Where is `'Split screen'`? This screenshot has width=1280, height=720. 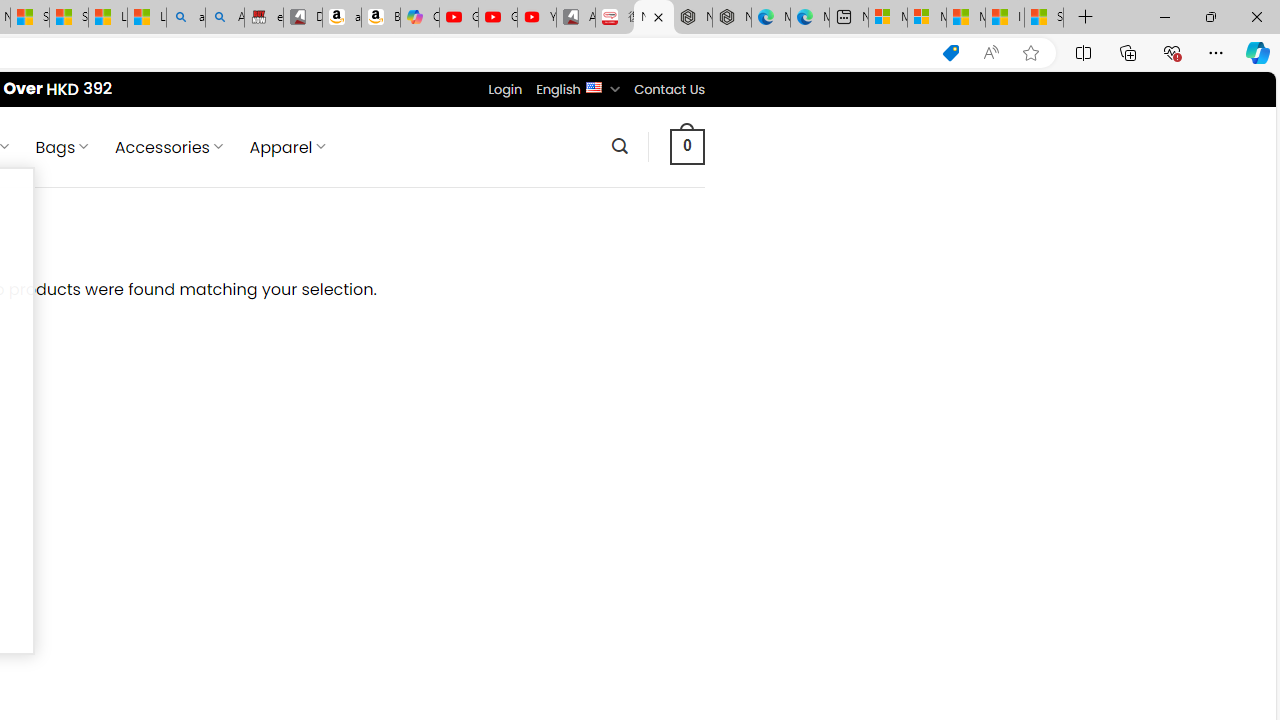
'Split screen' is located at coordinates (1082, 51).